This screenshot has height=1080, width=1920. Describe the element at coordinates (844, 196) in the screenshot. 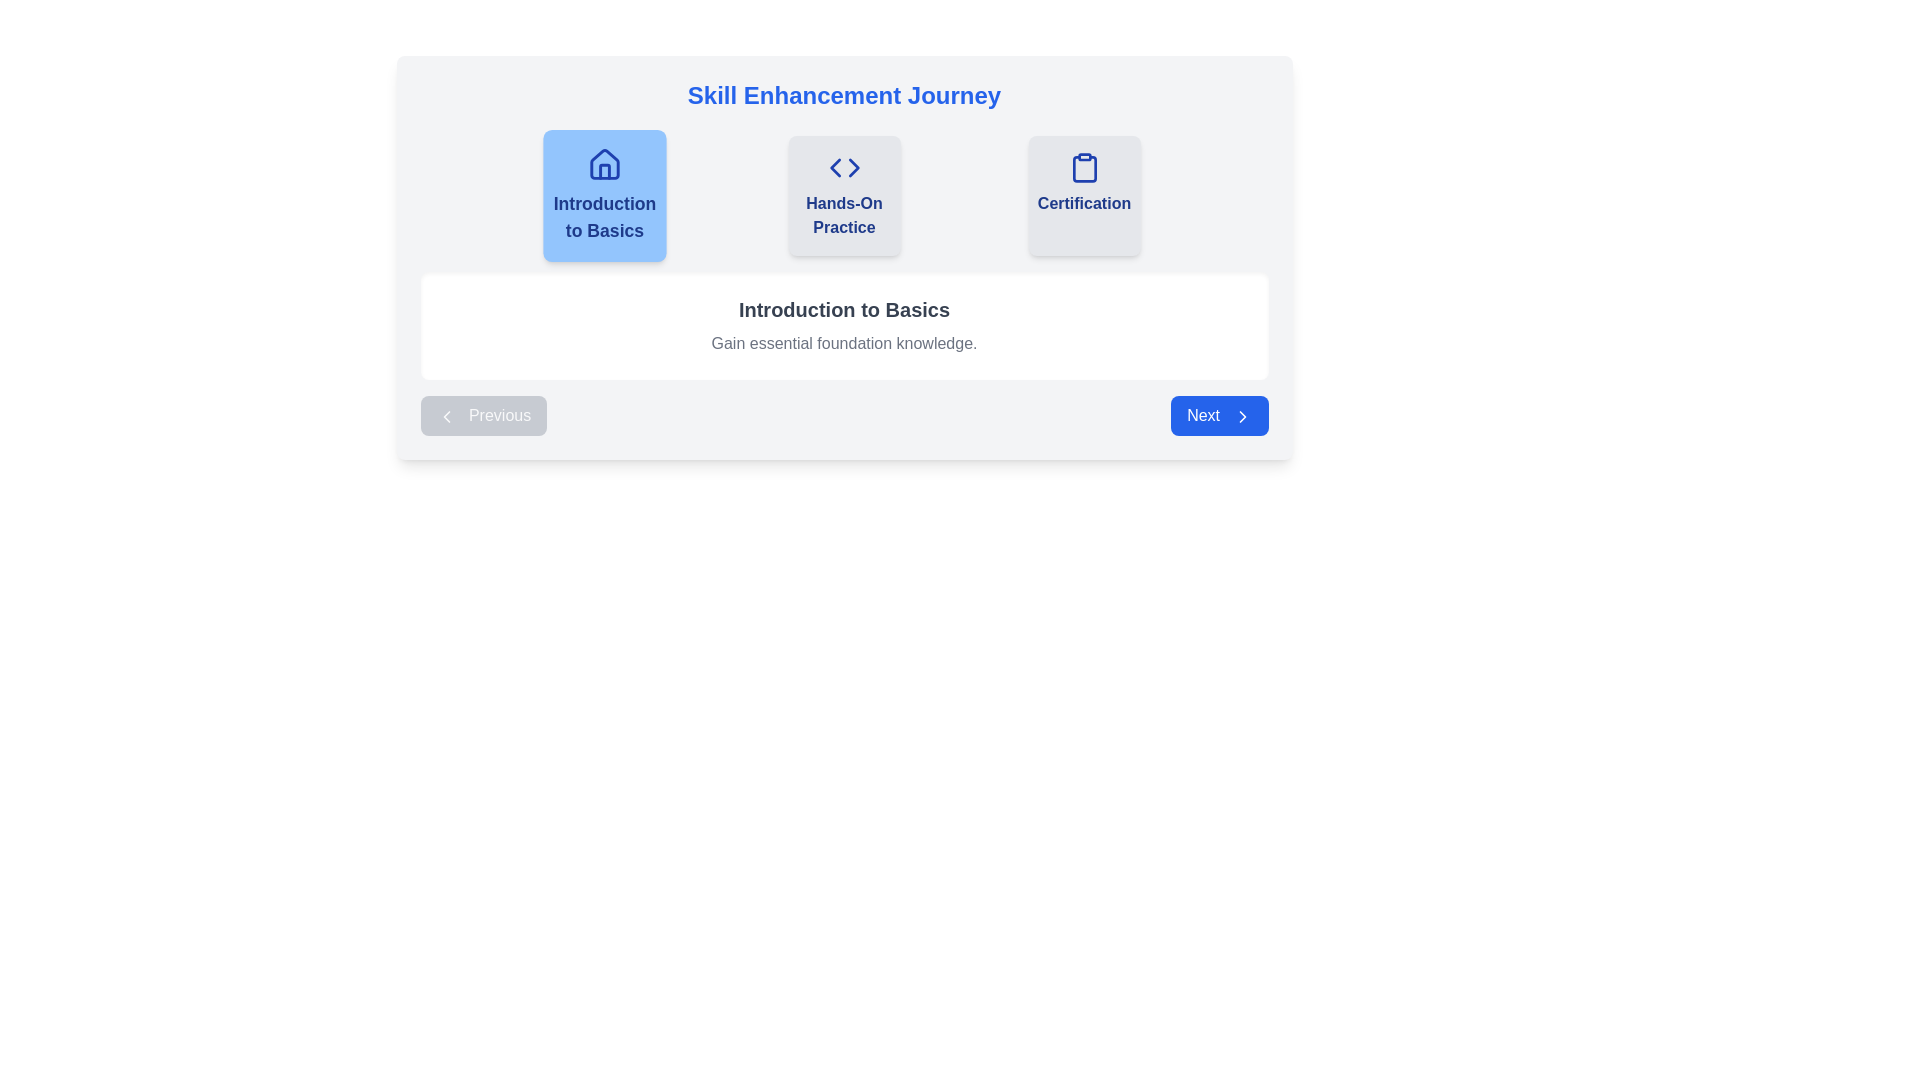

I see `the 'Hands-On Practice' button in the navigation hub` at that location.